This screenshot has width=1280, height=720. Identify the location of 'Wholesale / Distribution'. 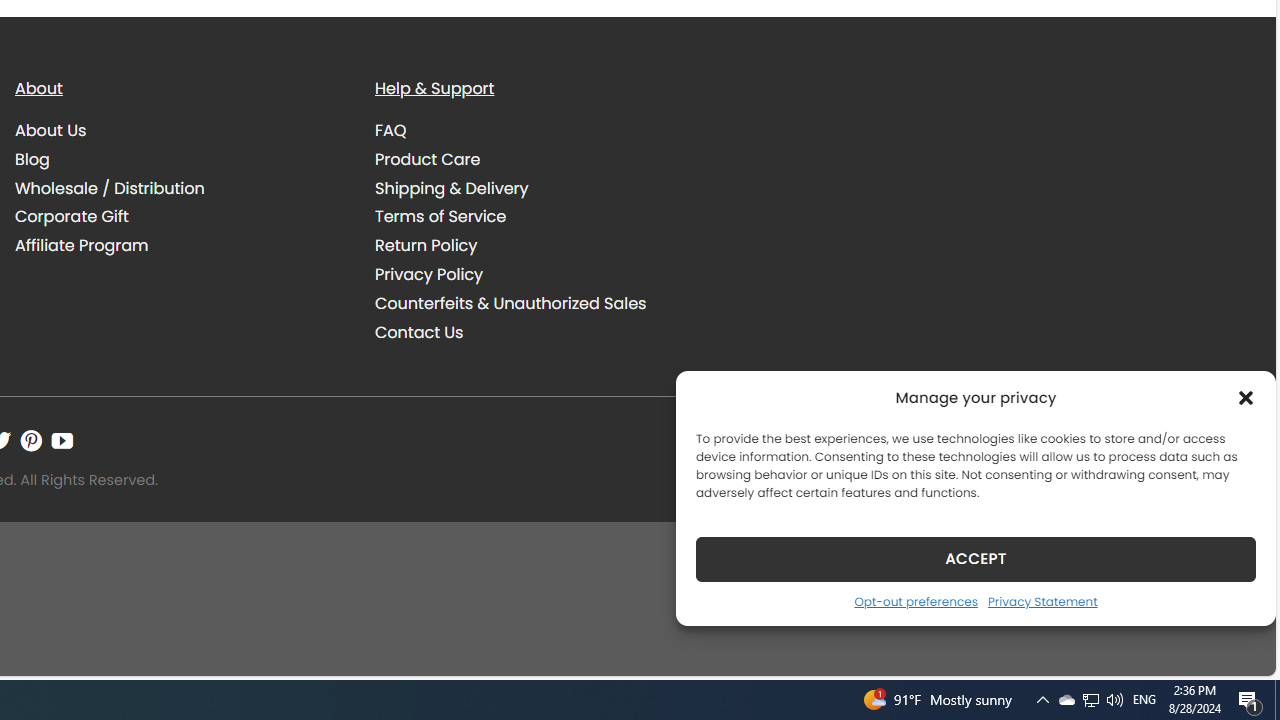
(180, 188).